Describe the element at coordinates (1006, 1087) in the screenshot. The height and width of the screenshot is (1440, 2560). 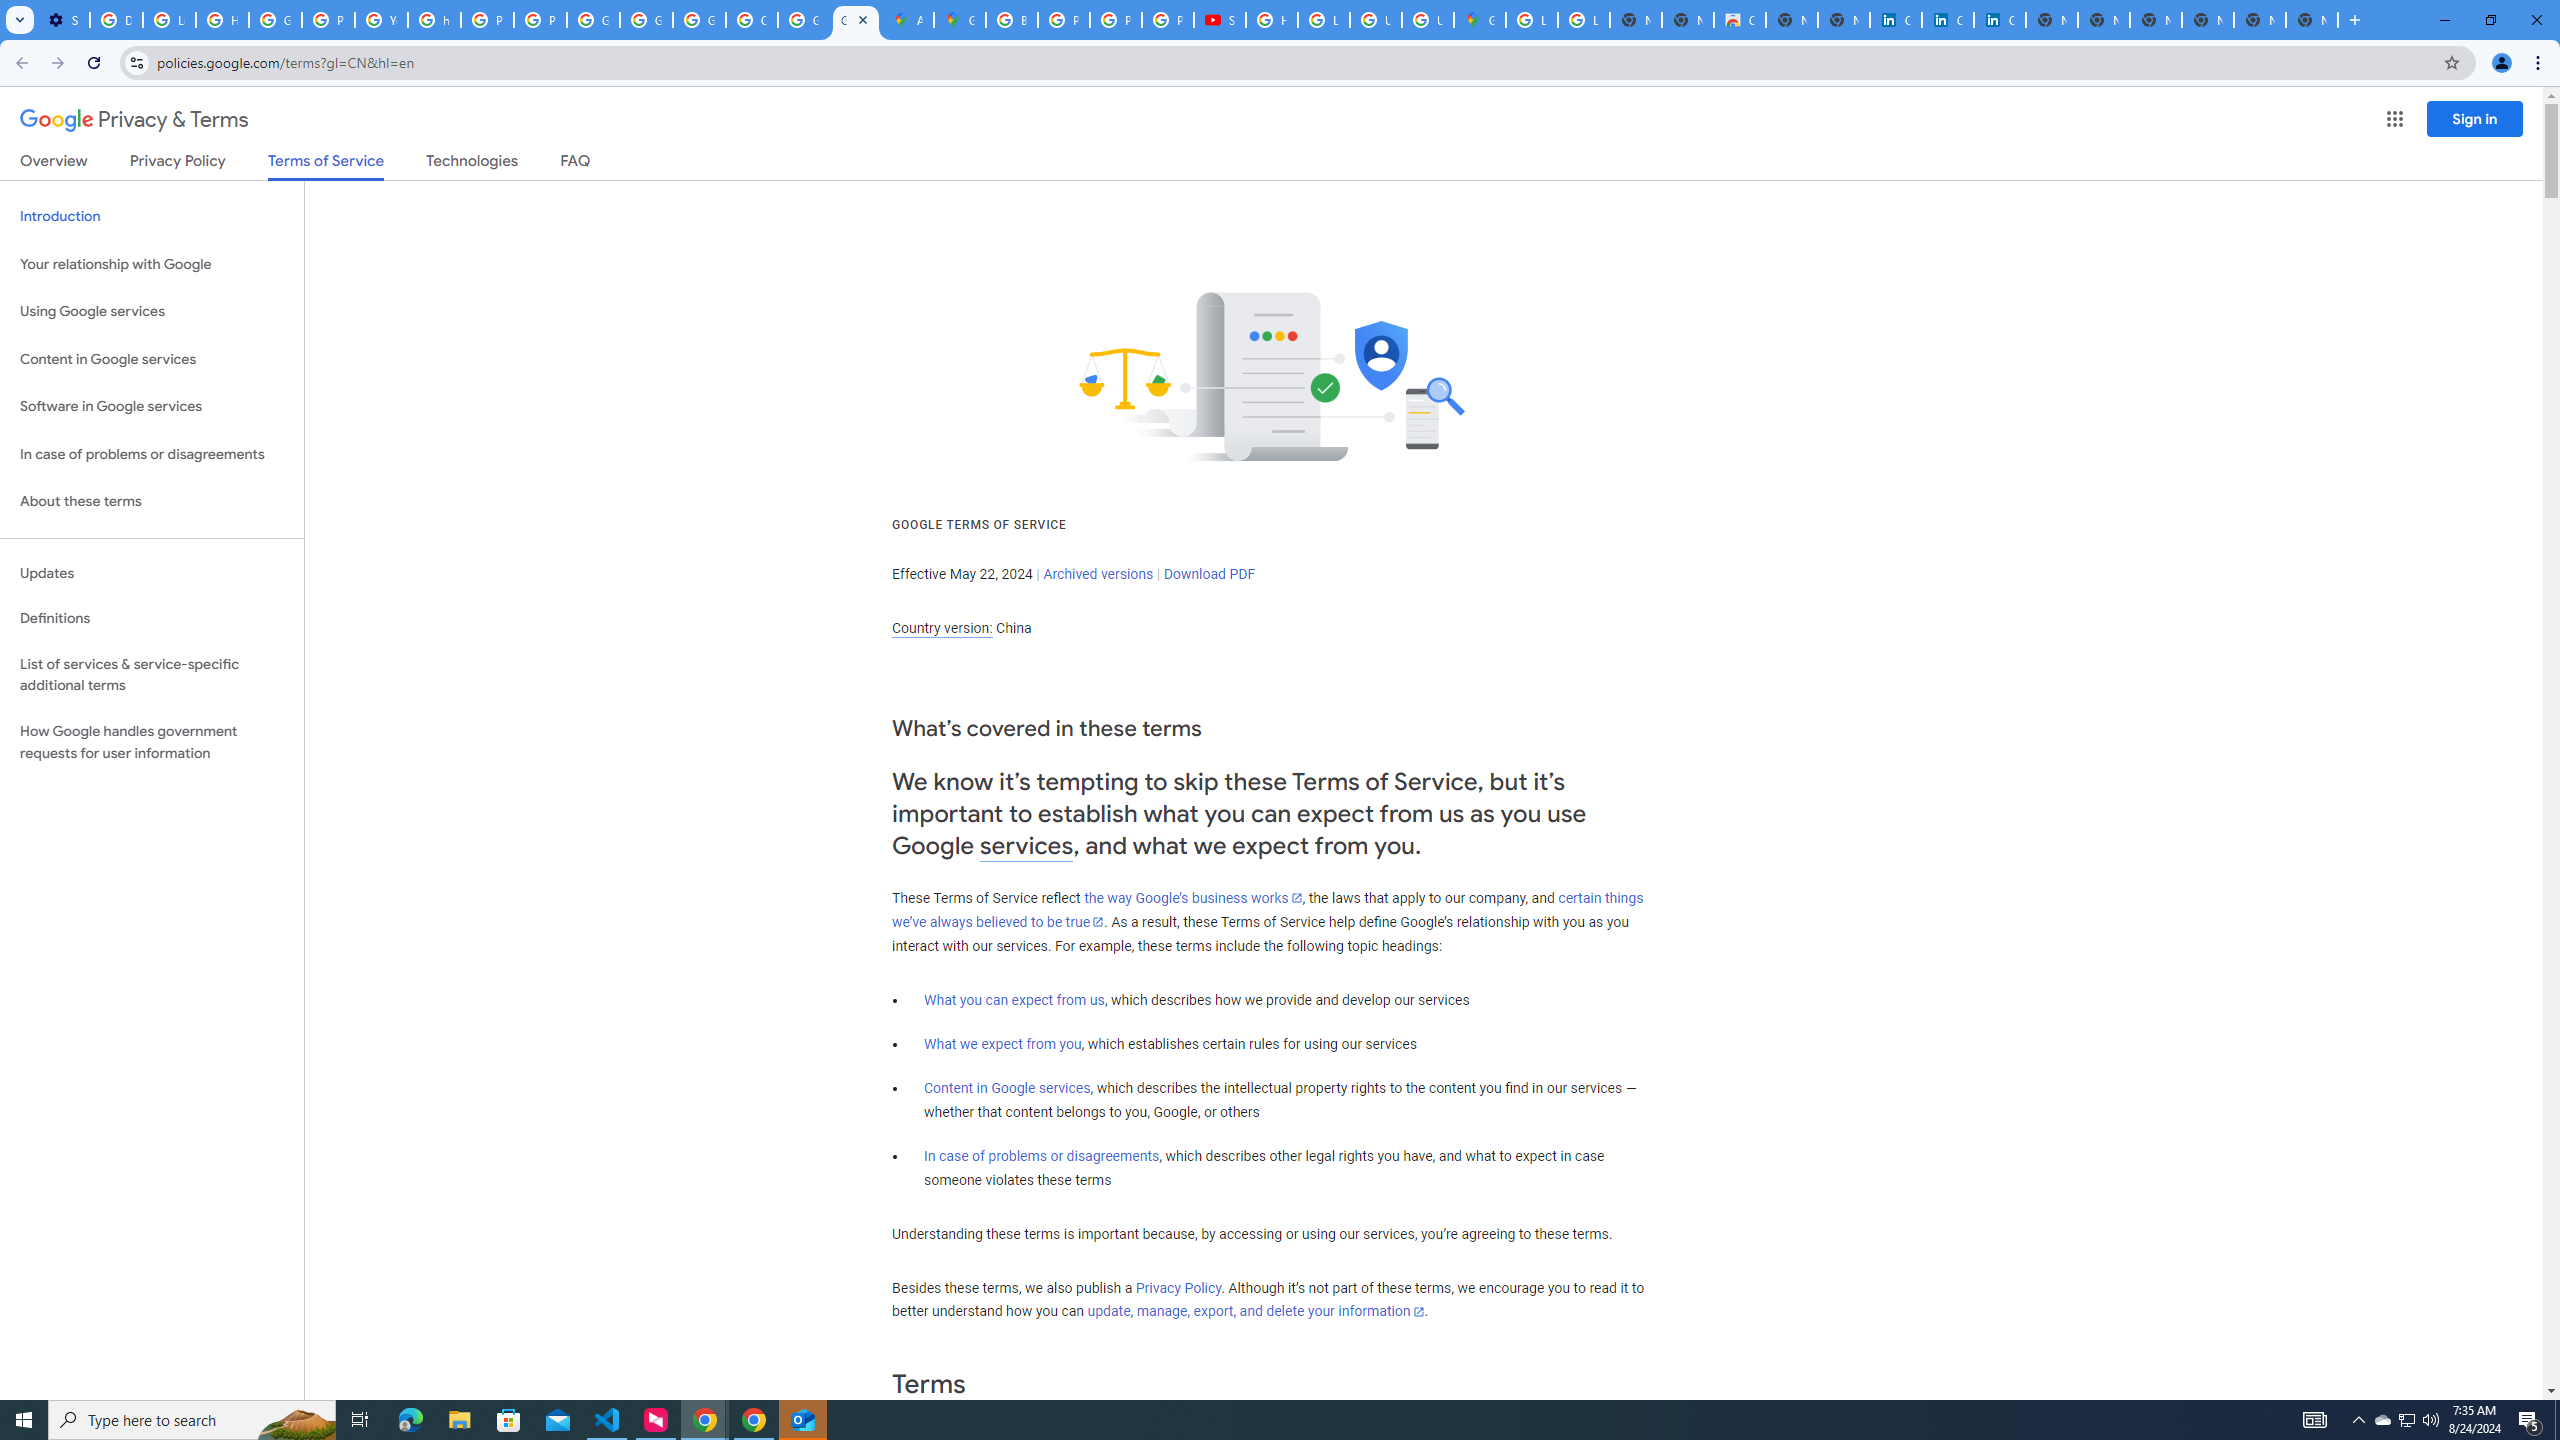
I see `'Content in Google services'` at that location.